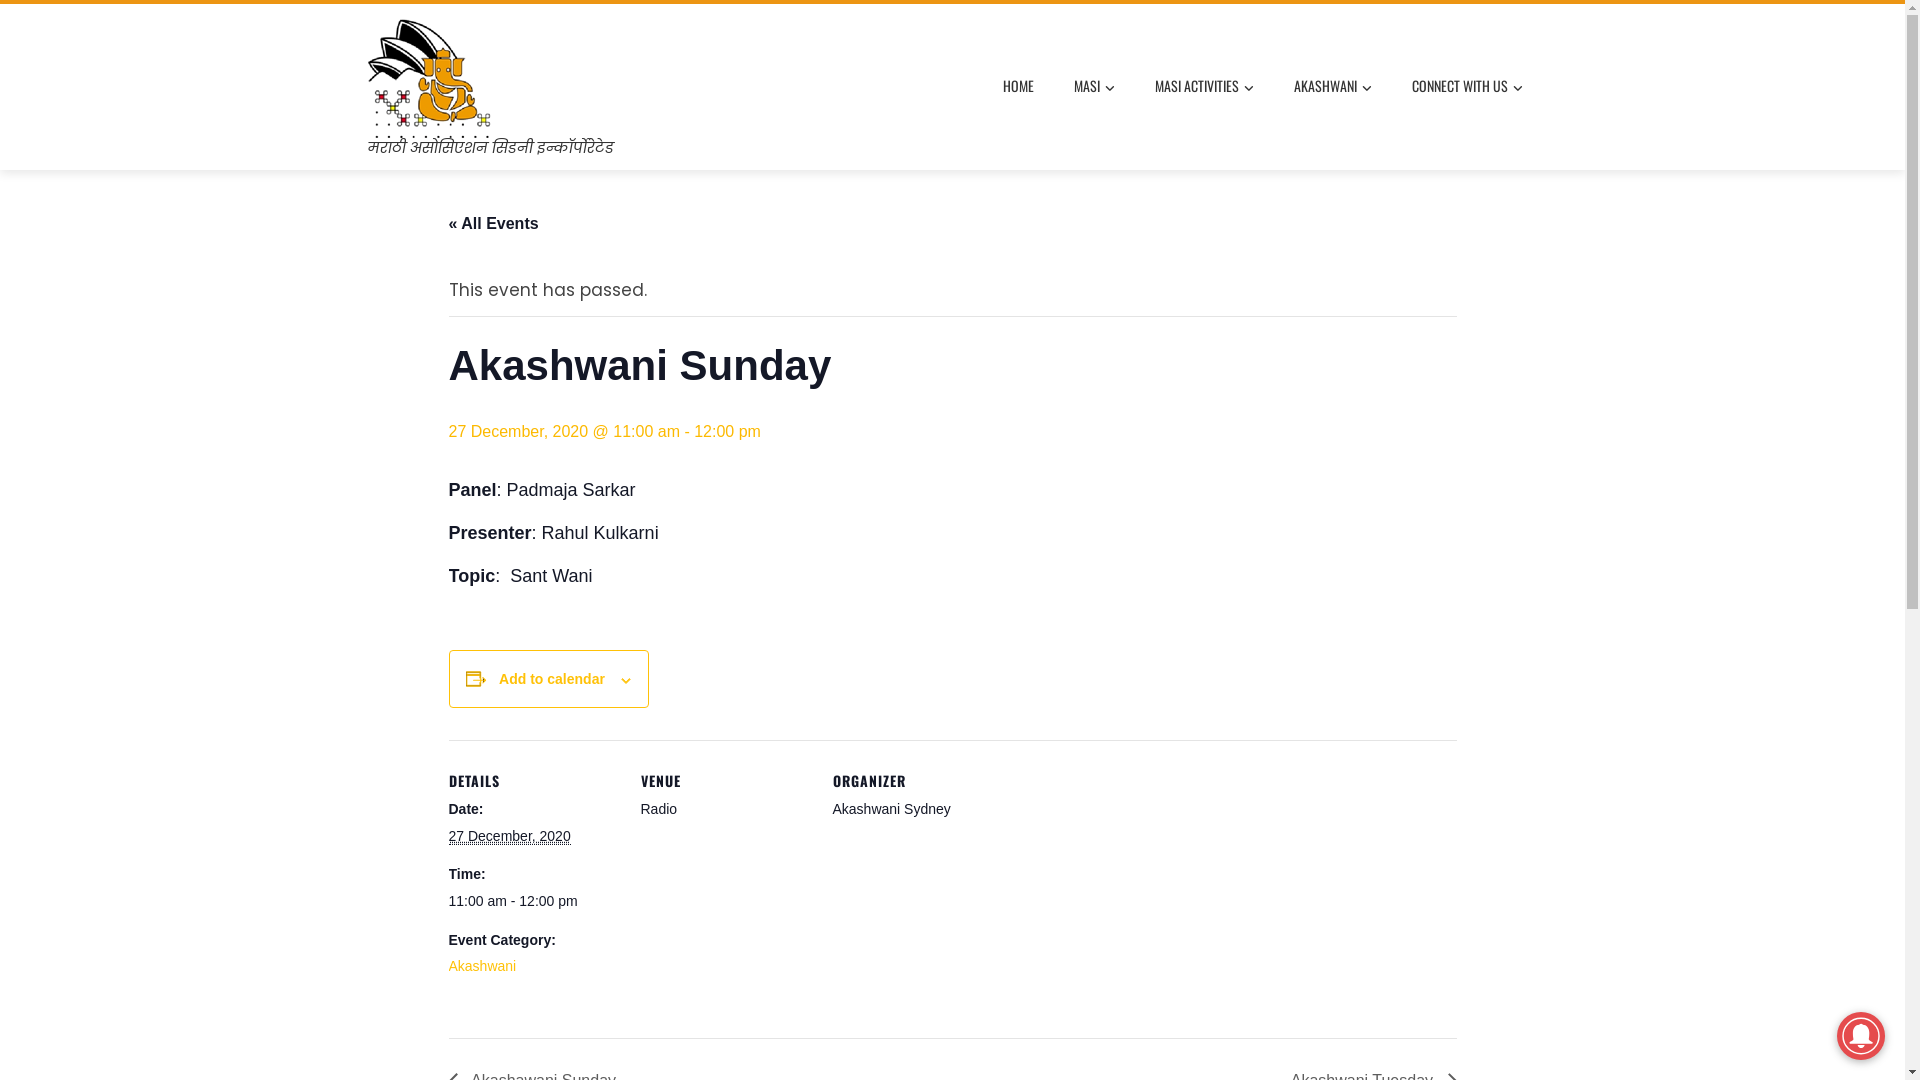  Describe the element at coordinates (481, 964) in the screenshot. I see `'Akashwani'` at that location.